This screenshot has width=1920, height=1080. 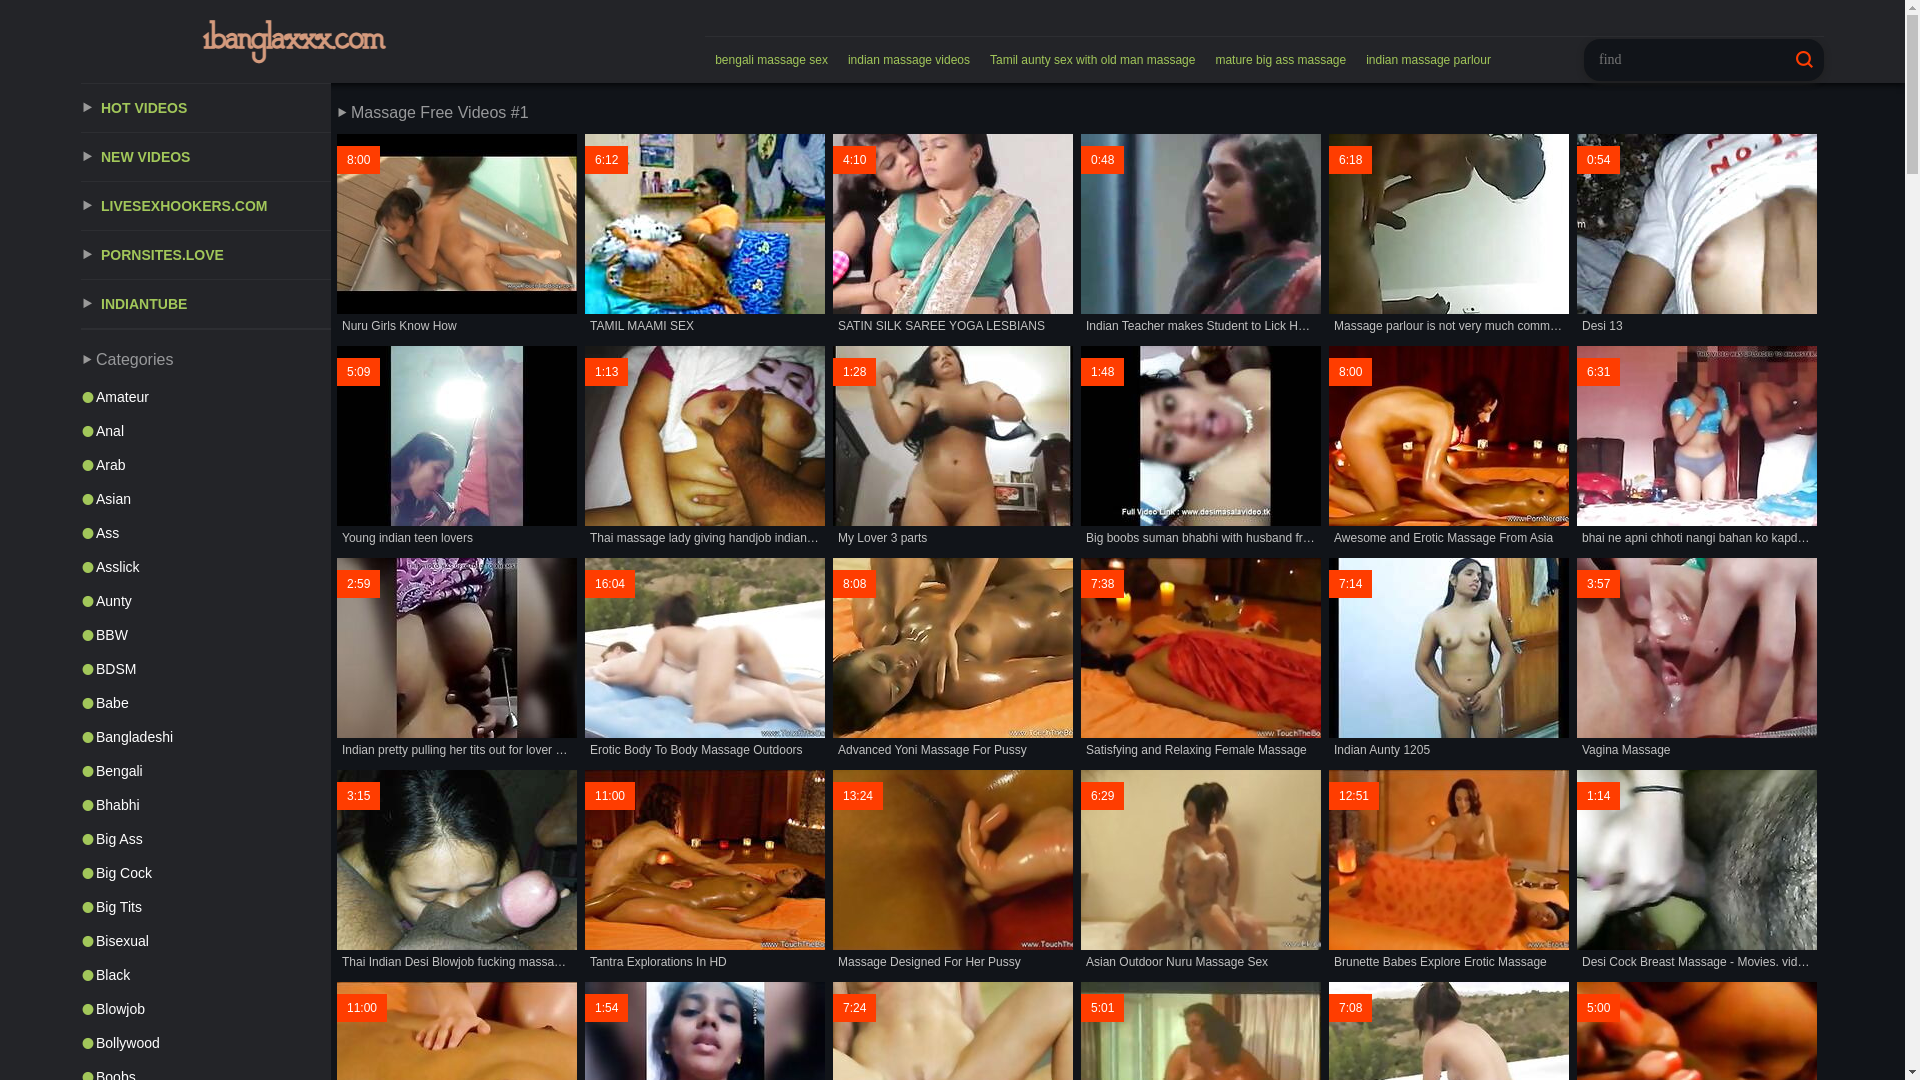 What do you see at coordinates (1427, 59) in the screenshot?
I see `'indian massage parlour'` at bounding box center [1427, 59].